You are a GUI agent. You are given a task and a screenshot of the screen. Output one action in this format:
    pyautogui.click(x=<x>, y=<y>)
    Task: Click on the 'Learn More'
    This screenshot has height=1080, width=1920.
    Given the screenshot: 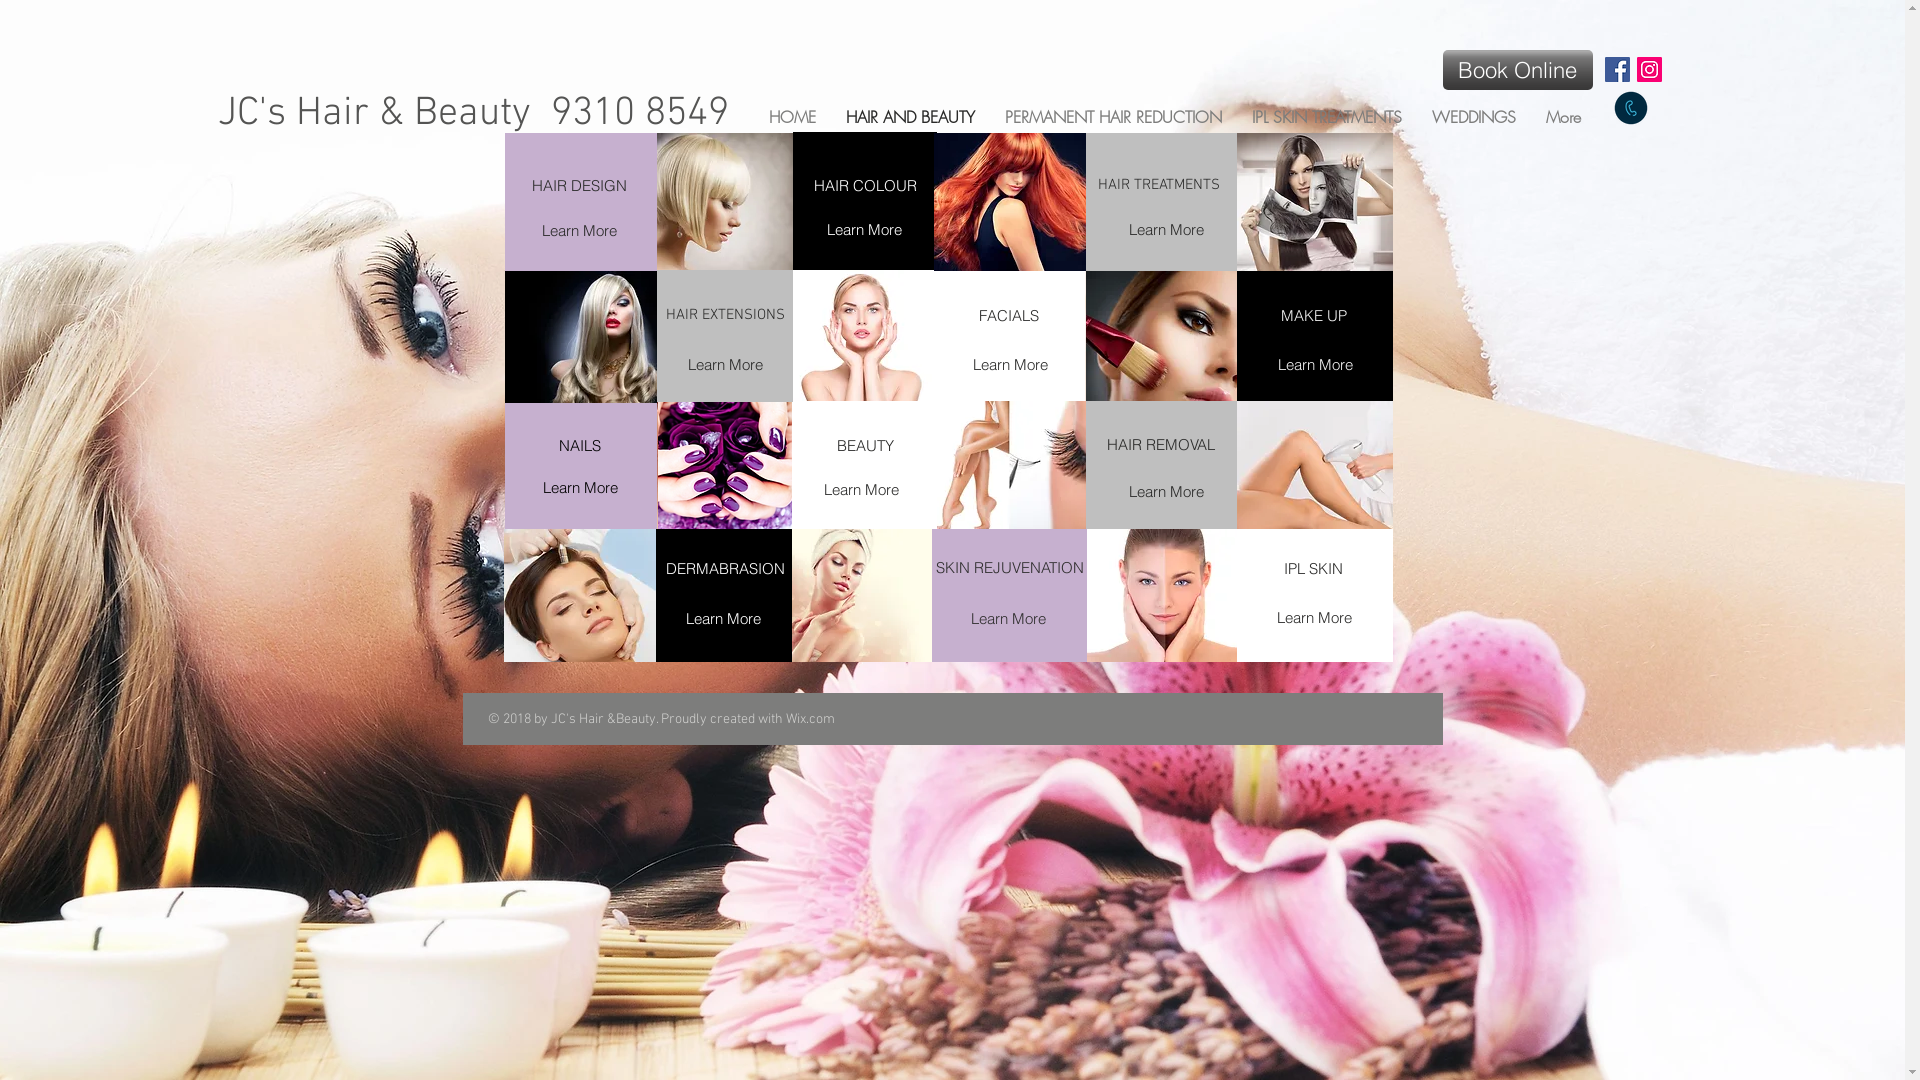 What is the action you would take?
    pyautogui.click(x=1010, y=363)
    